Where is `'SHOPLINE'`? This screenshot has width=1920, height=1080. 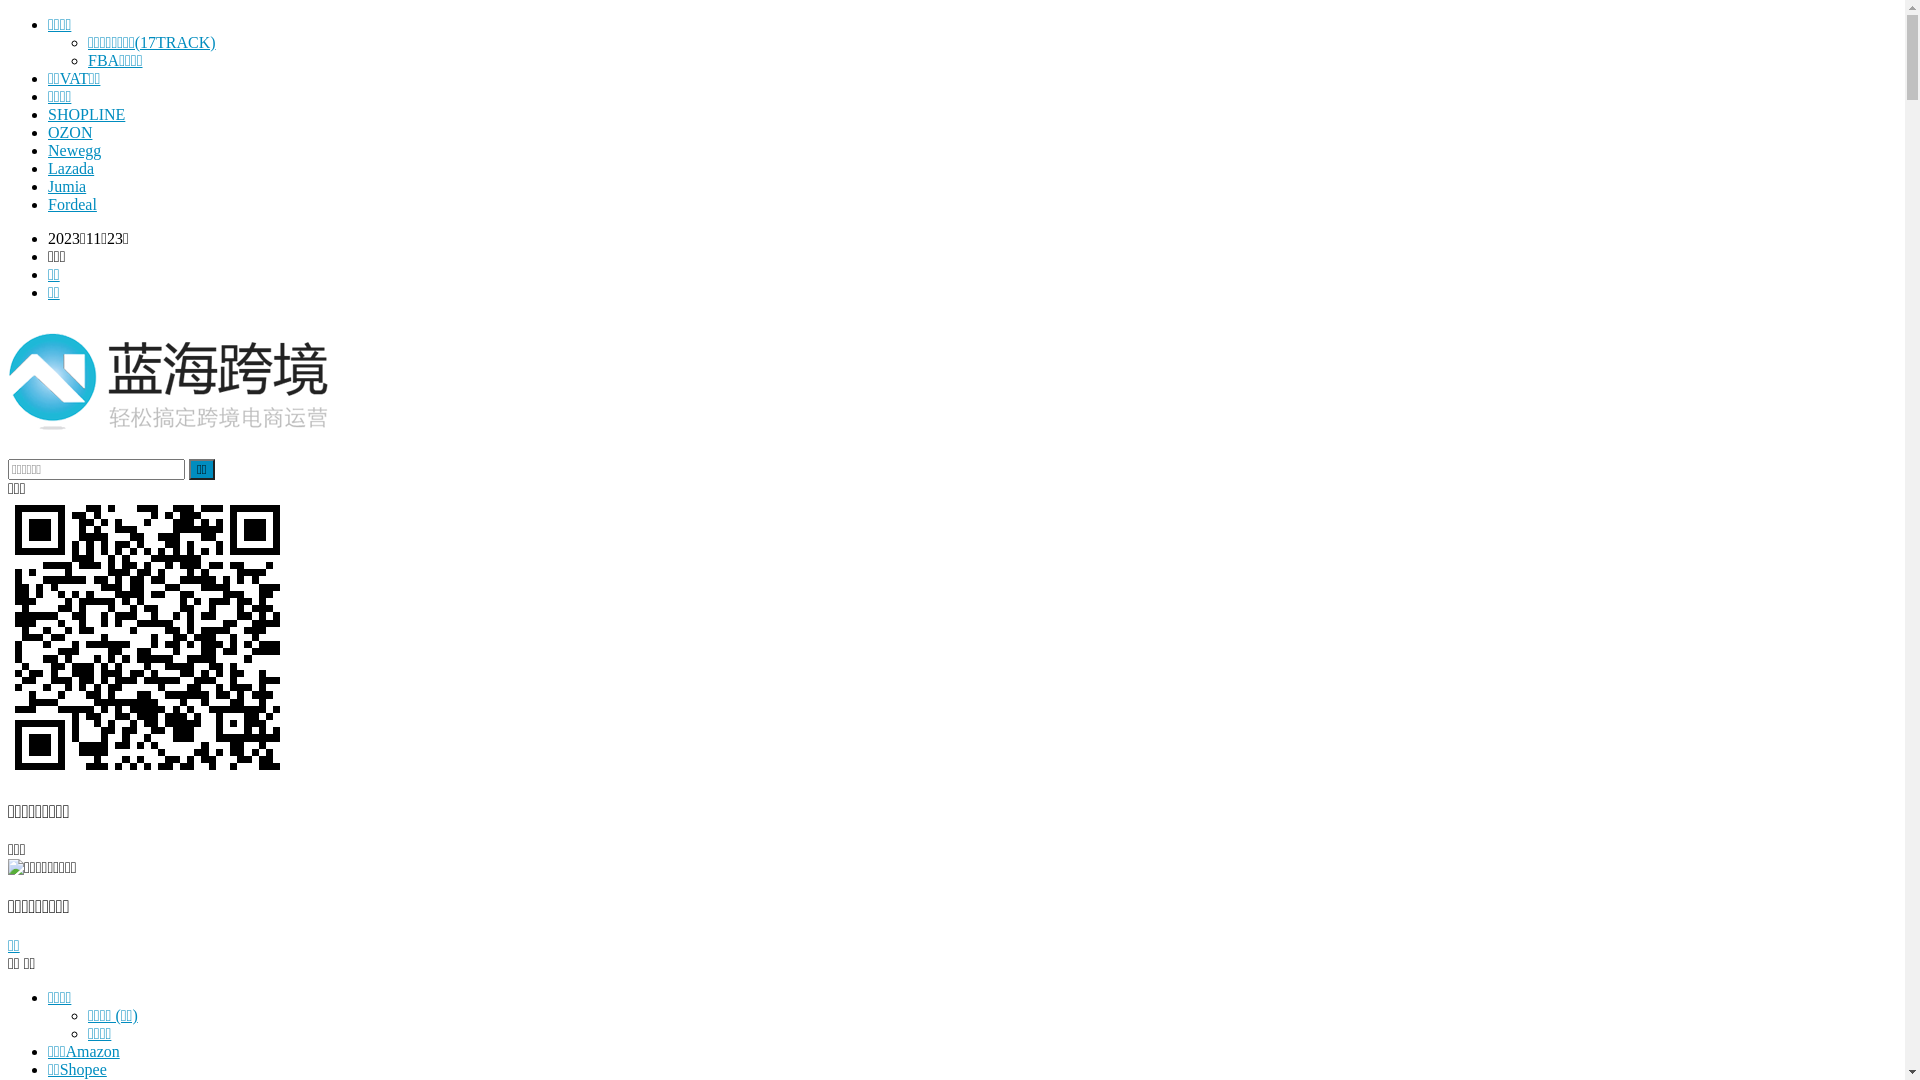
'SHOPLINE' is located at coordinates (85, 114).